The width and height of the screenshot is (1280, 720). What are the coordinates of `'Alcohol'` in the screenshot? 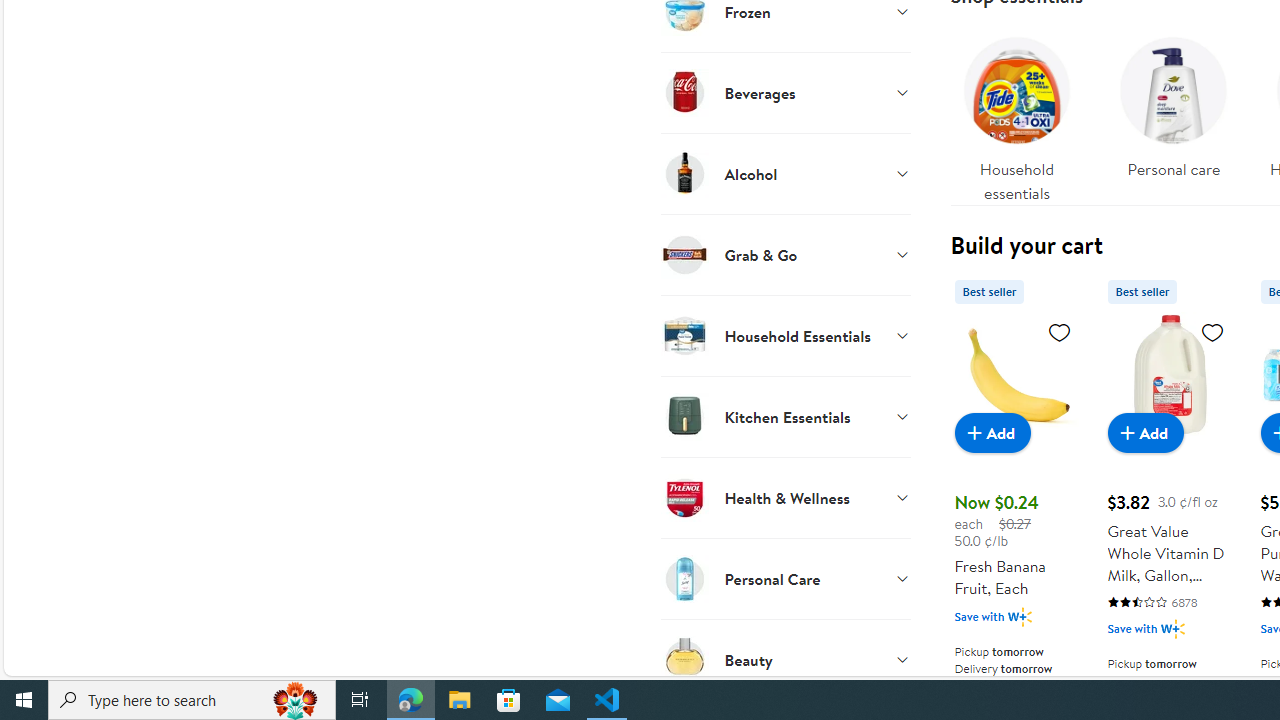 It's located at (784, 172).